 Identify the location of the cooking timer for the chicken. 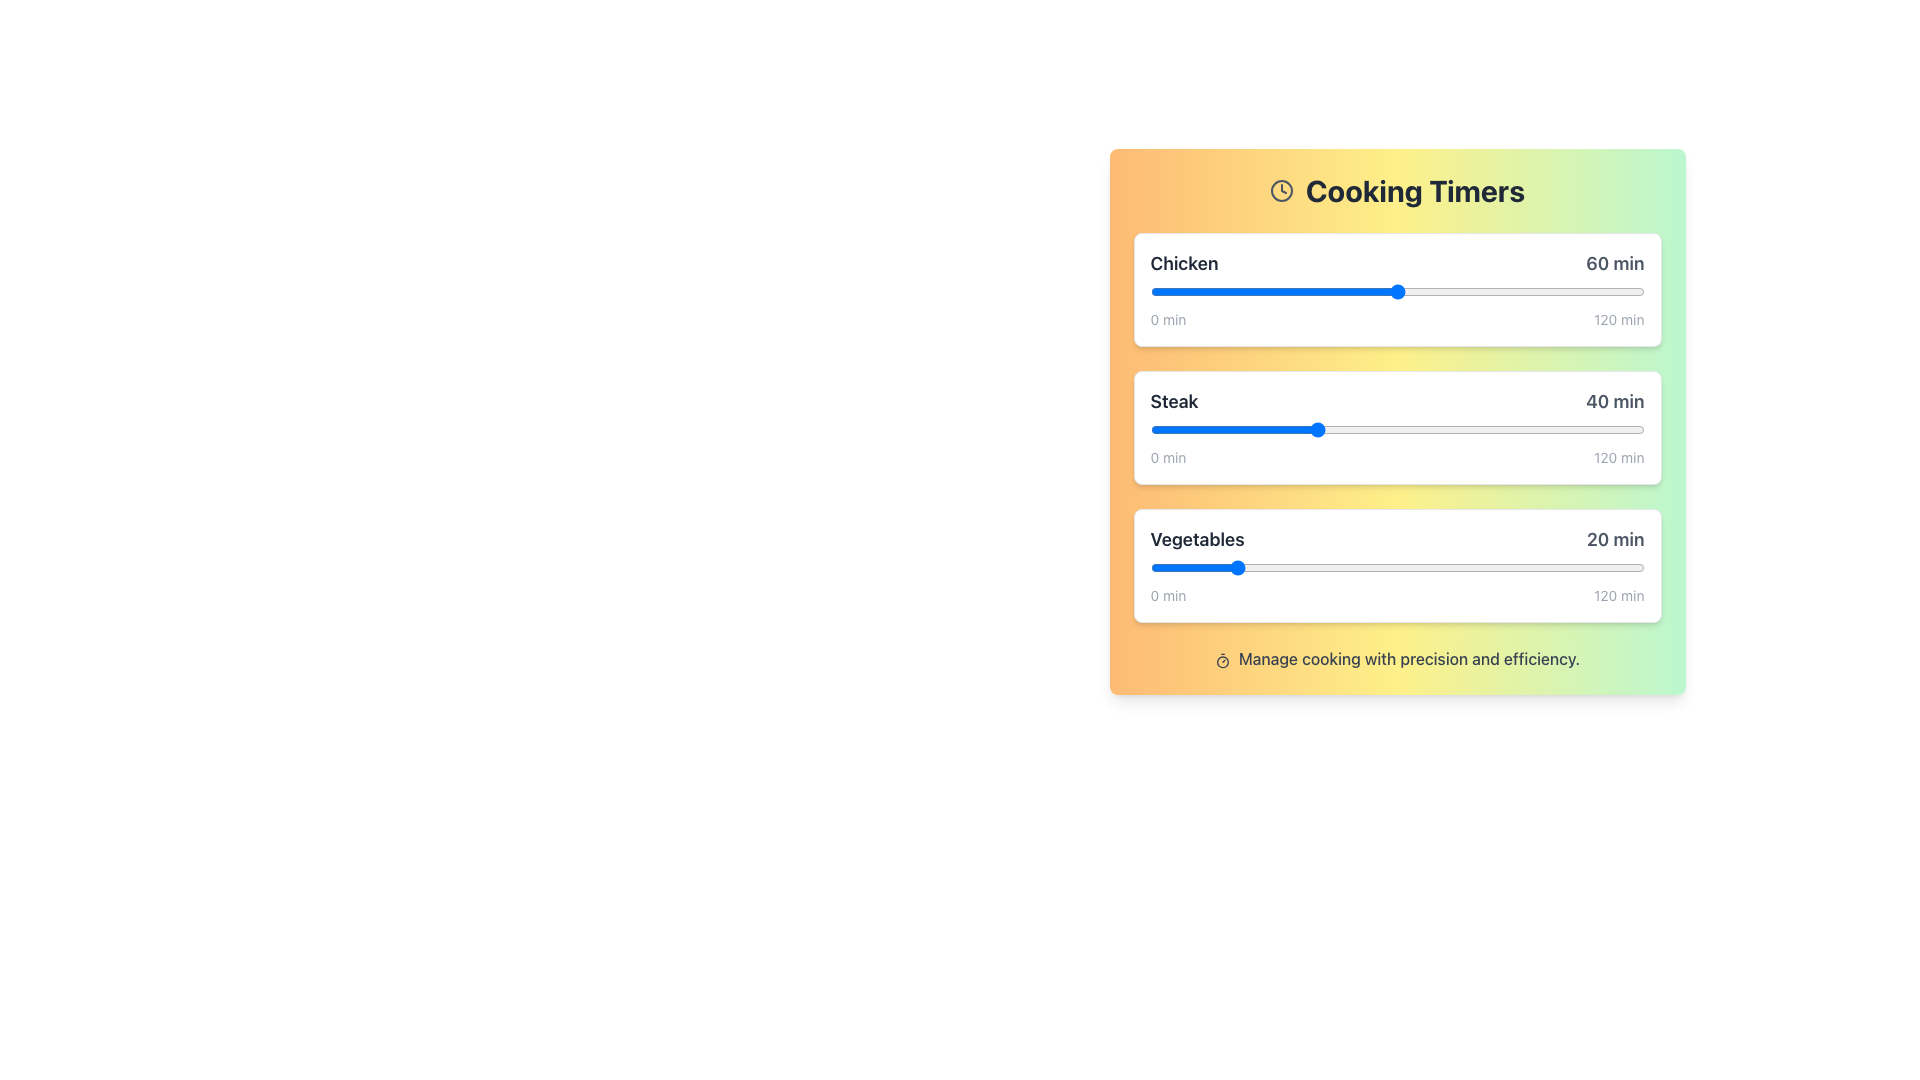
(1187, 292).